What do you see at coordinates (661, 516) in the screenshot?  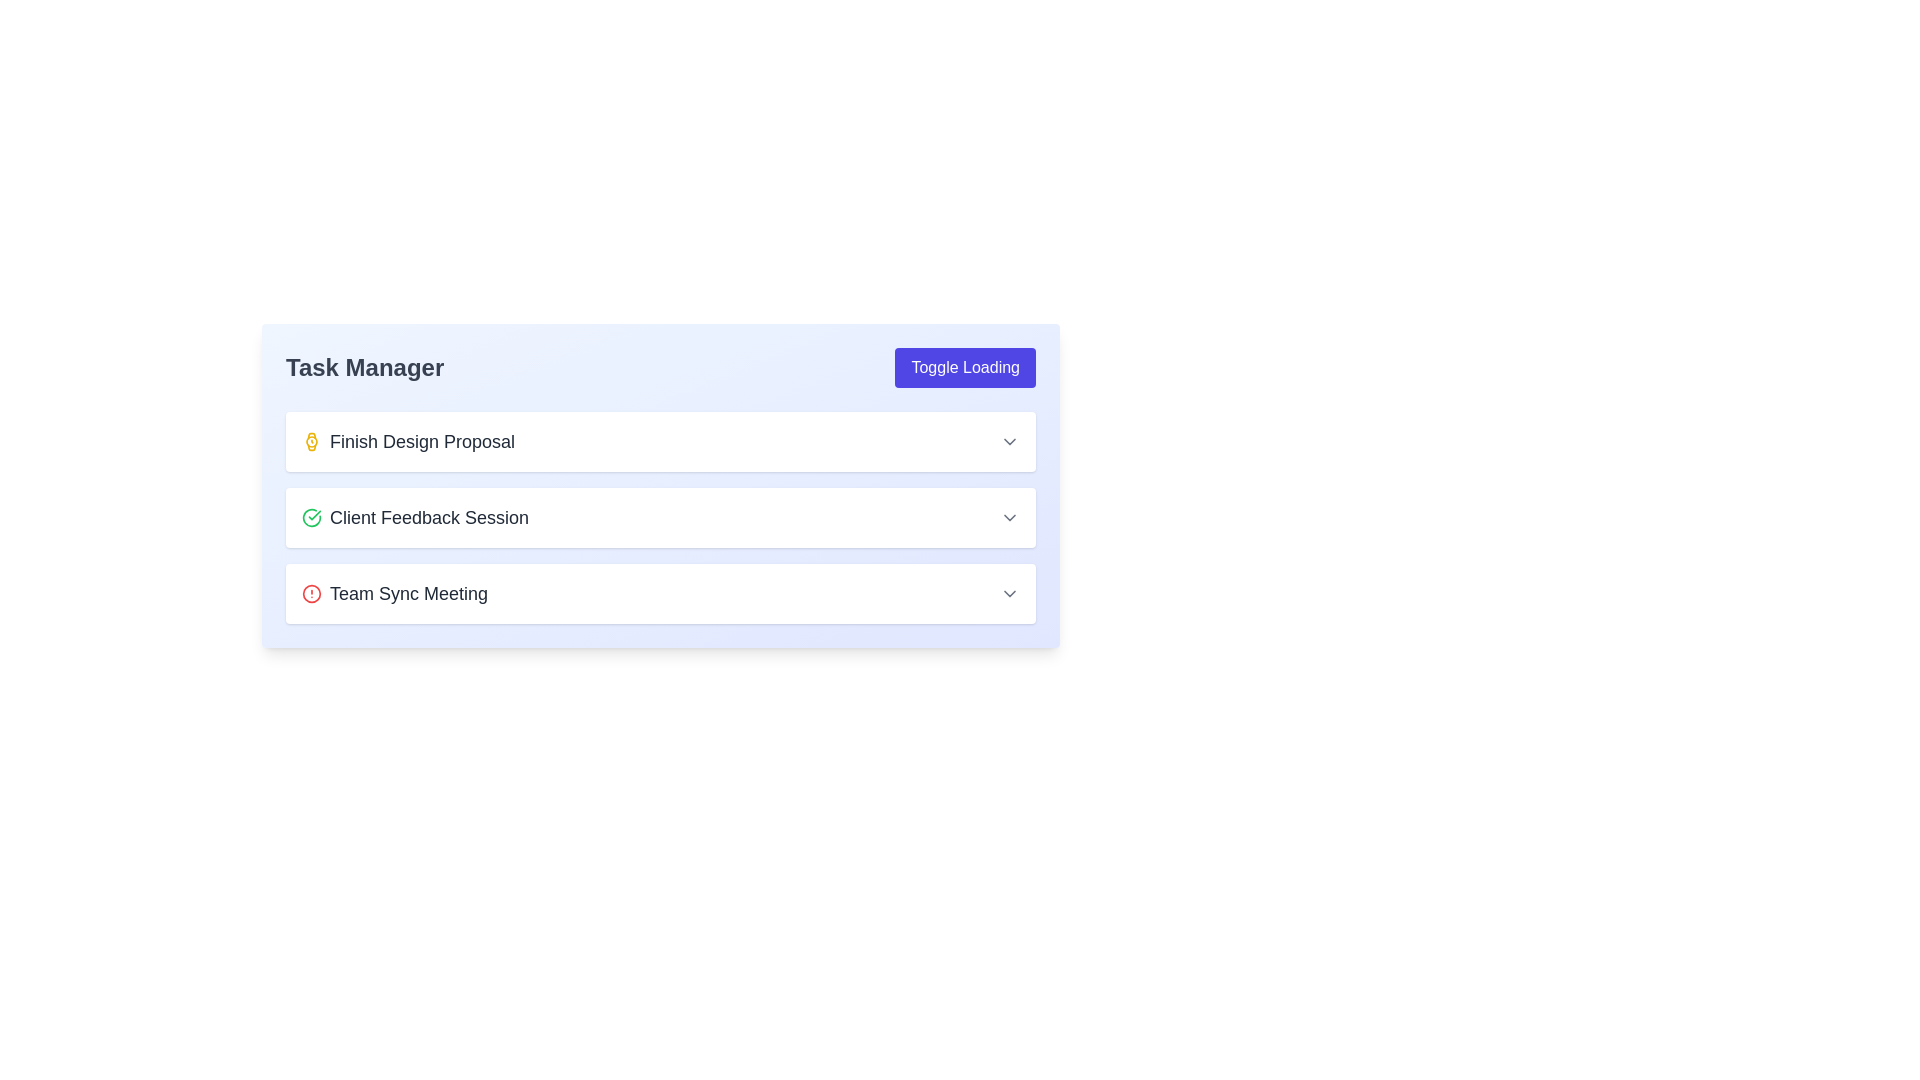 I see `the dropdown arrow of the 'Client Feedback Session' list item` at bounding box center [661, 516].